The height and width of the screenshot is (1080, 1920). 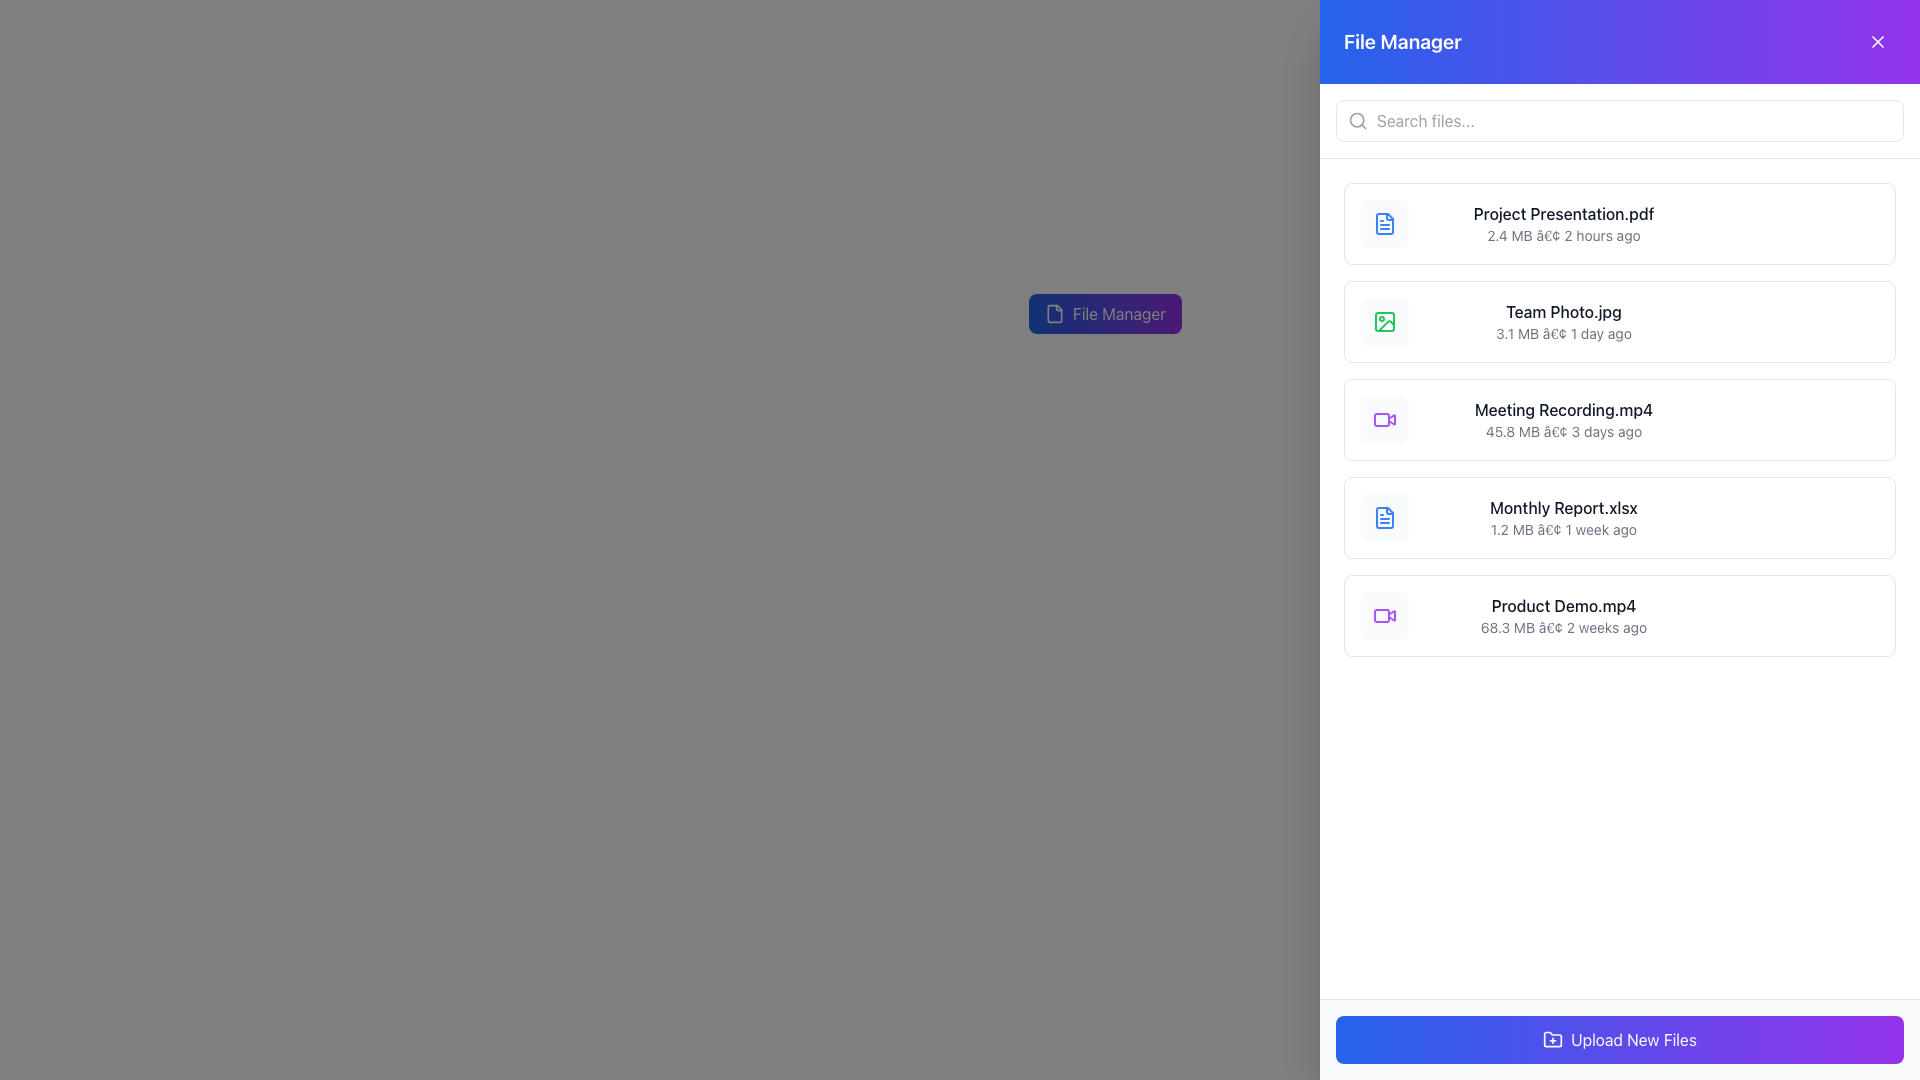 I want to click on the folder icon button with a plus symbol, which is located in the sidebar toolbar for file management, so click(x=1552, y=1038).